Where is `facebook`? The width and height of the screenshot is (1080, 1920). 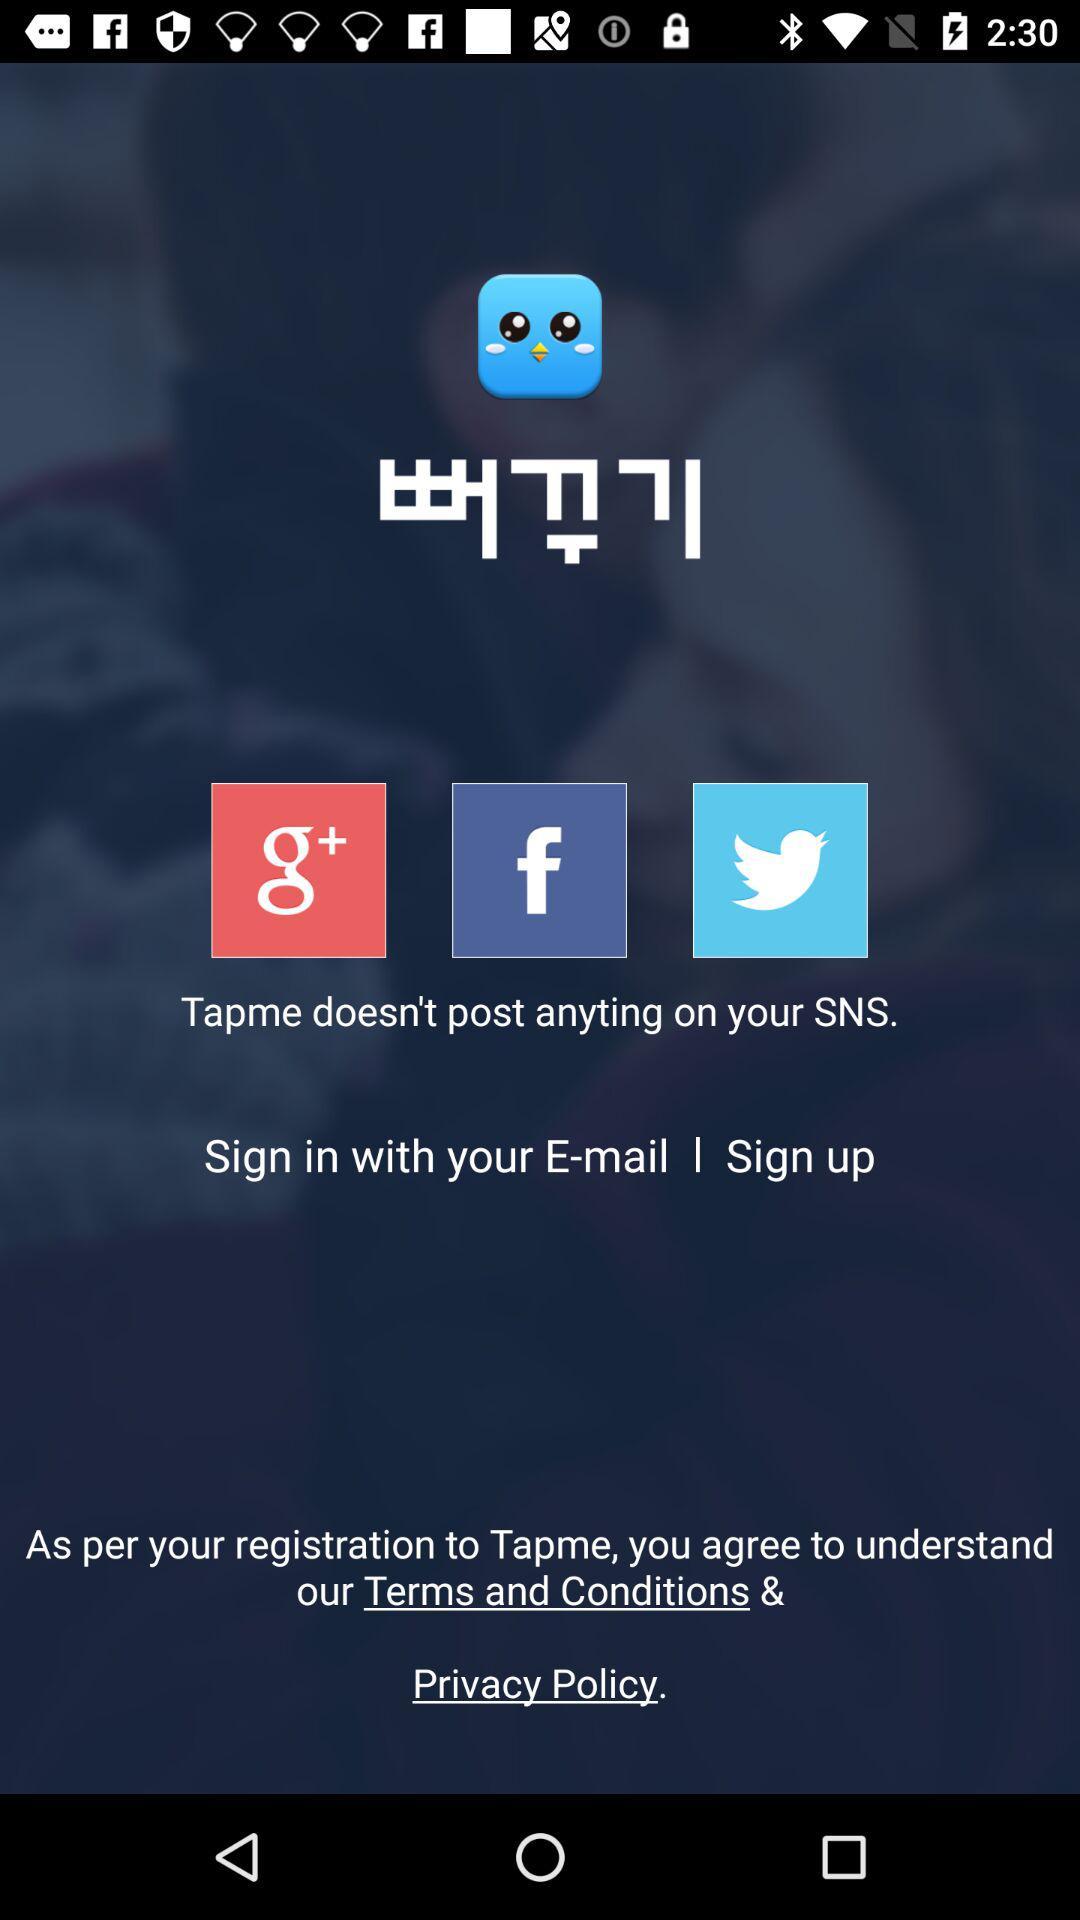
facebook is located at coordinates (538, 870).